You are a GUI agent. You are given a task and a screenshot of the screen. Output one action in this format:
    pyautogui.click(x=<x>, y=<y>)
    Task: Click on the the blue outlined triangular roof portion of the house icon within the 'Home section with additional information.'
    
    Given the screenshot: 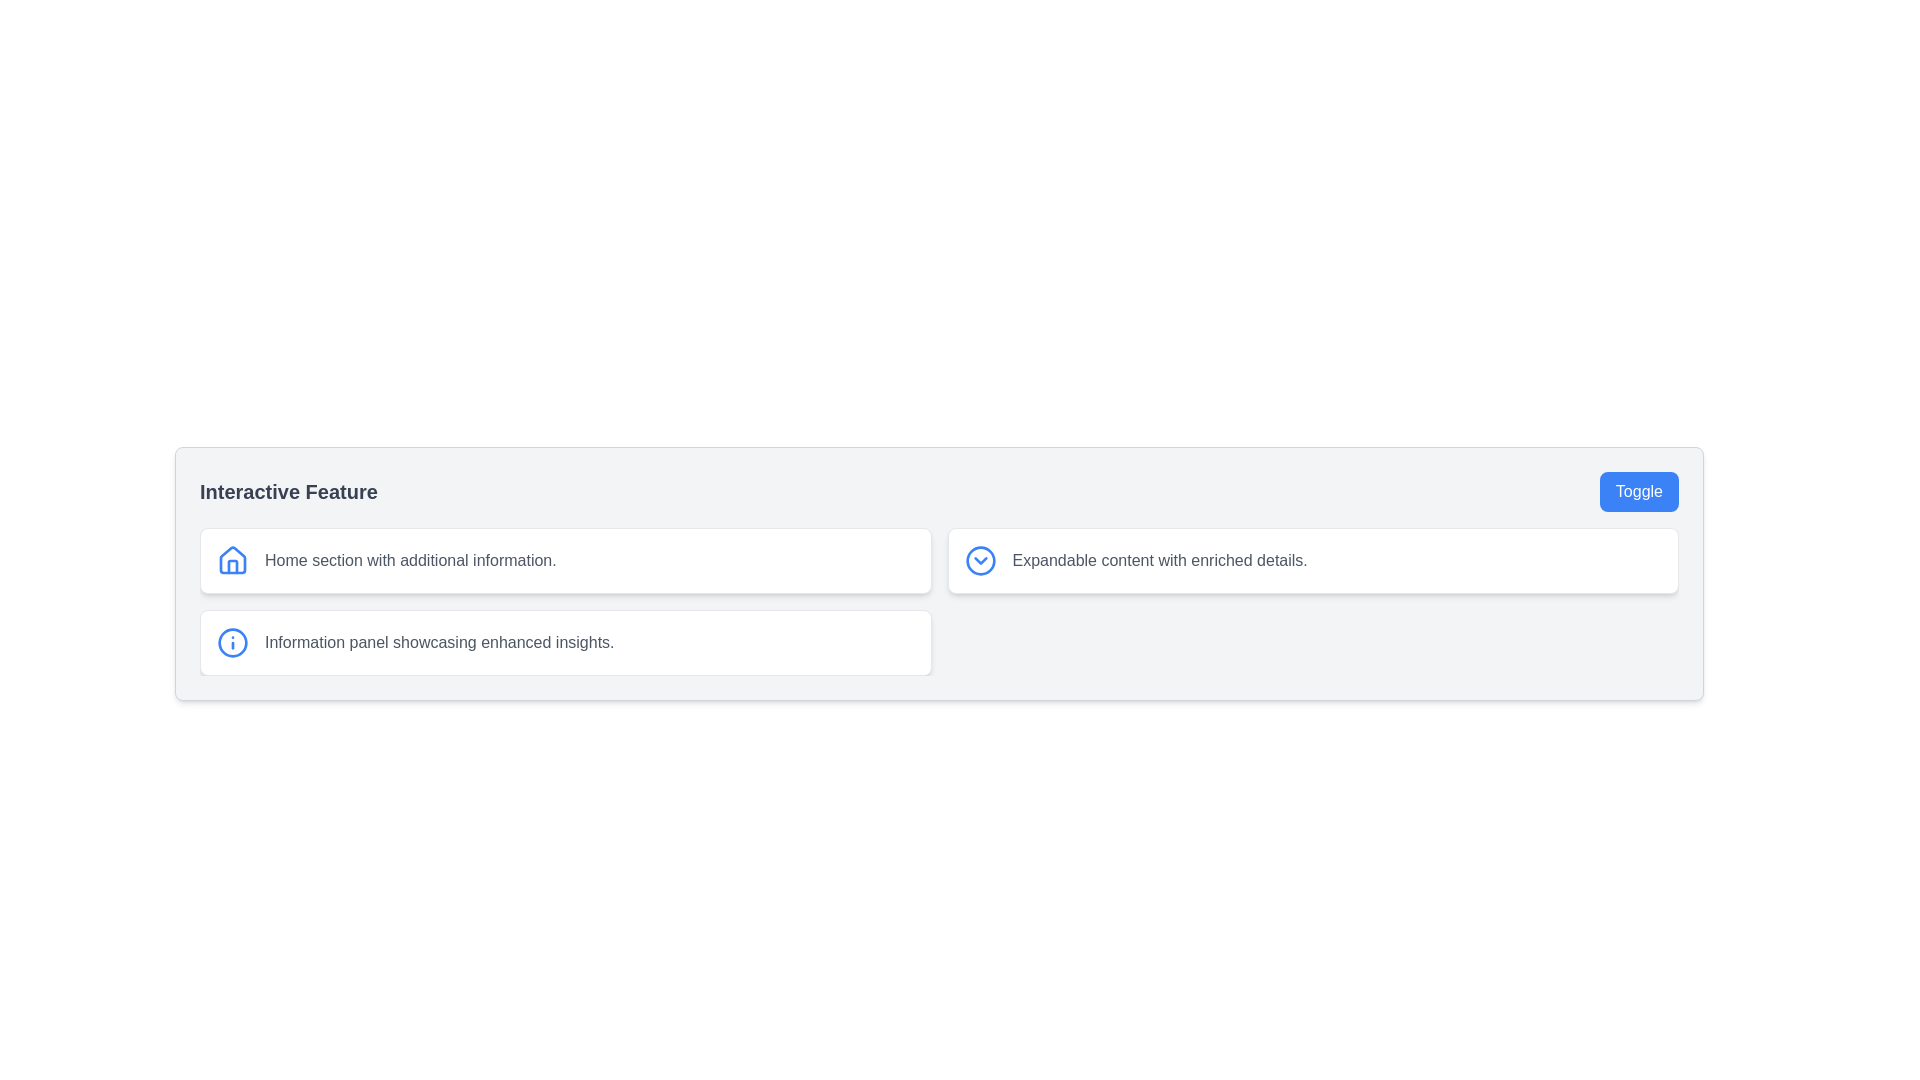 What is the action you would take?
    pyautogui.click(x=233, y=559)
    